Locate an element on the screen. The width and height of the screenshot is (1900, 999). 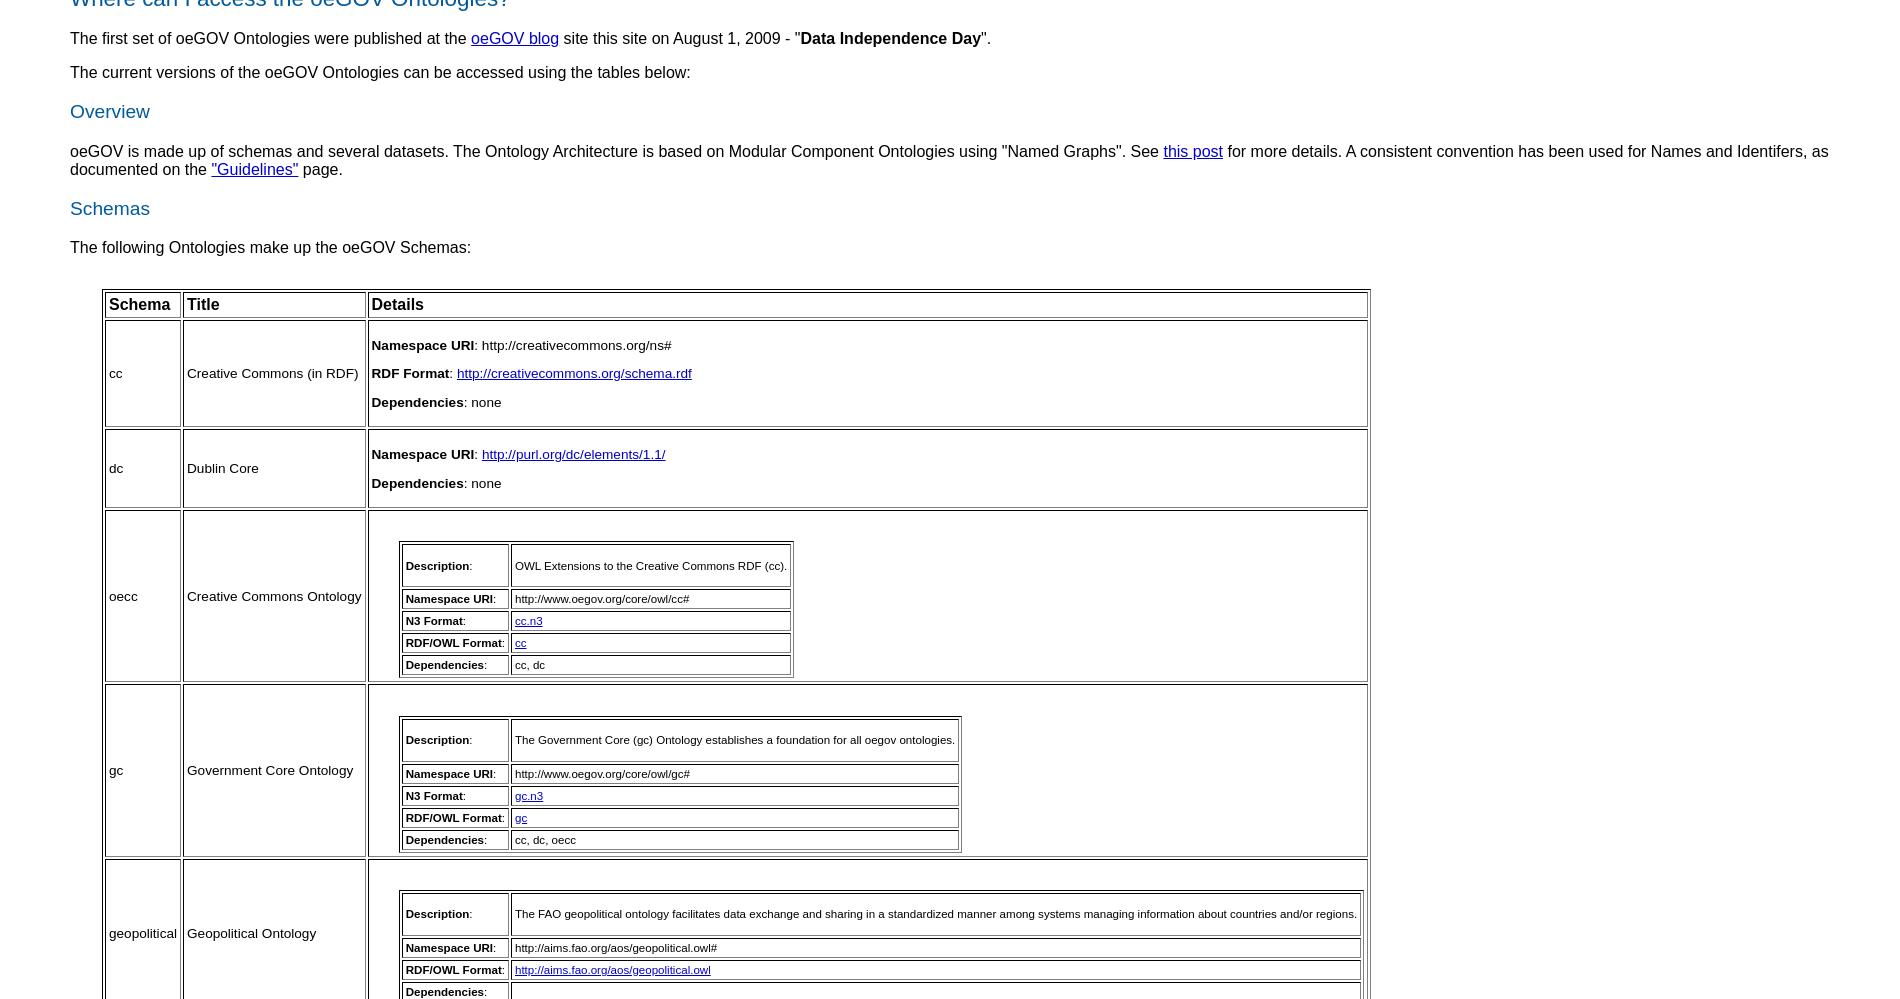
'oecc' is located at coordinates (109, 595).